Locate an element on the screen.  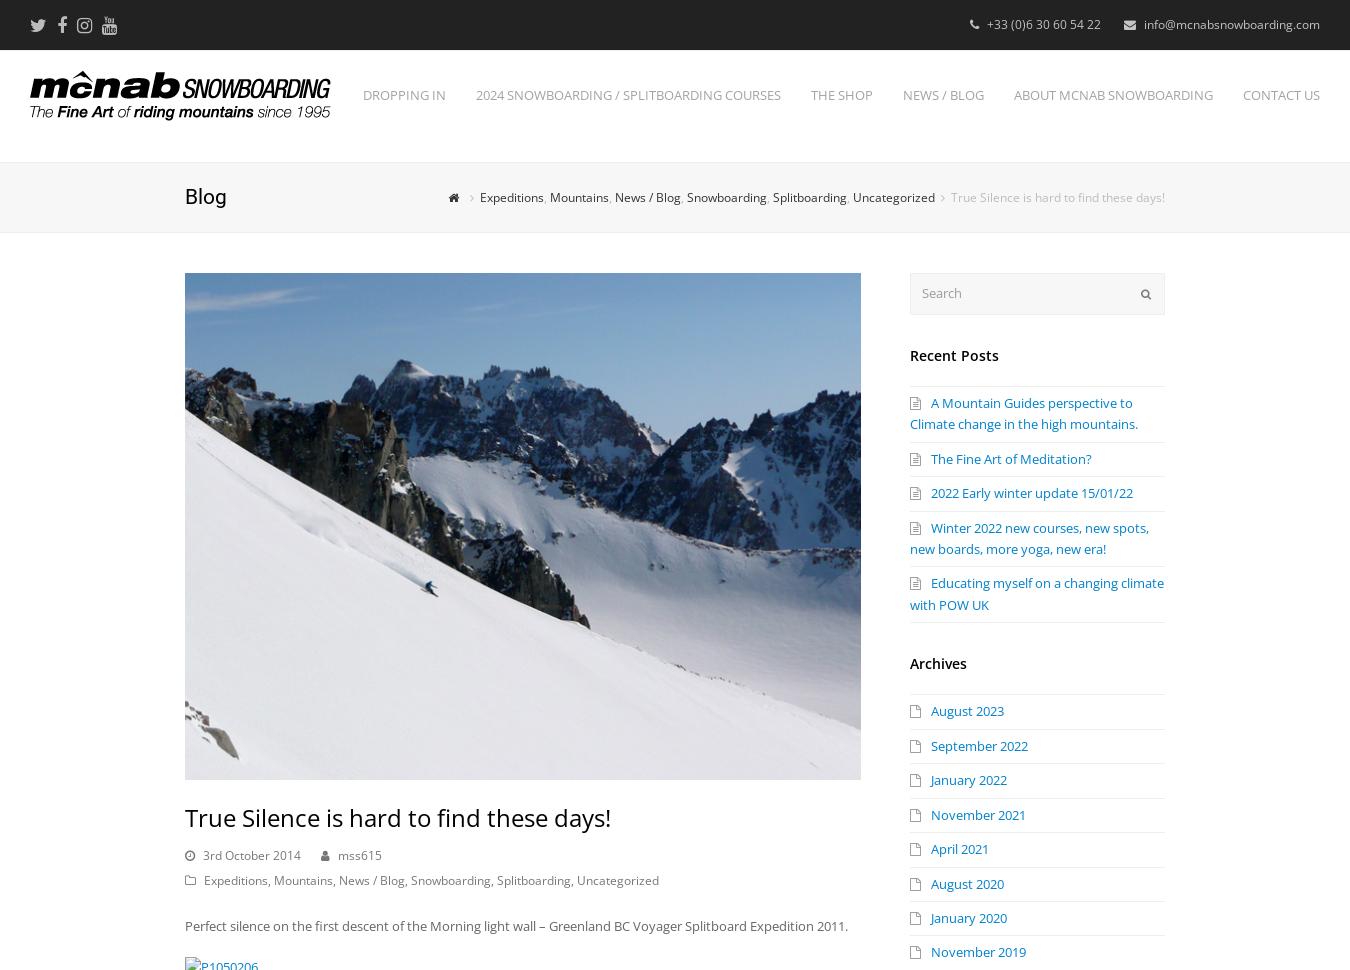
'Winter 2022 new courses, new spots, new boards, more yoga, new era!' is located at coordinates (1029, 536).